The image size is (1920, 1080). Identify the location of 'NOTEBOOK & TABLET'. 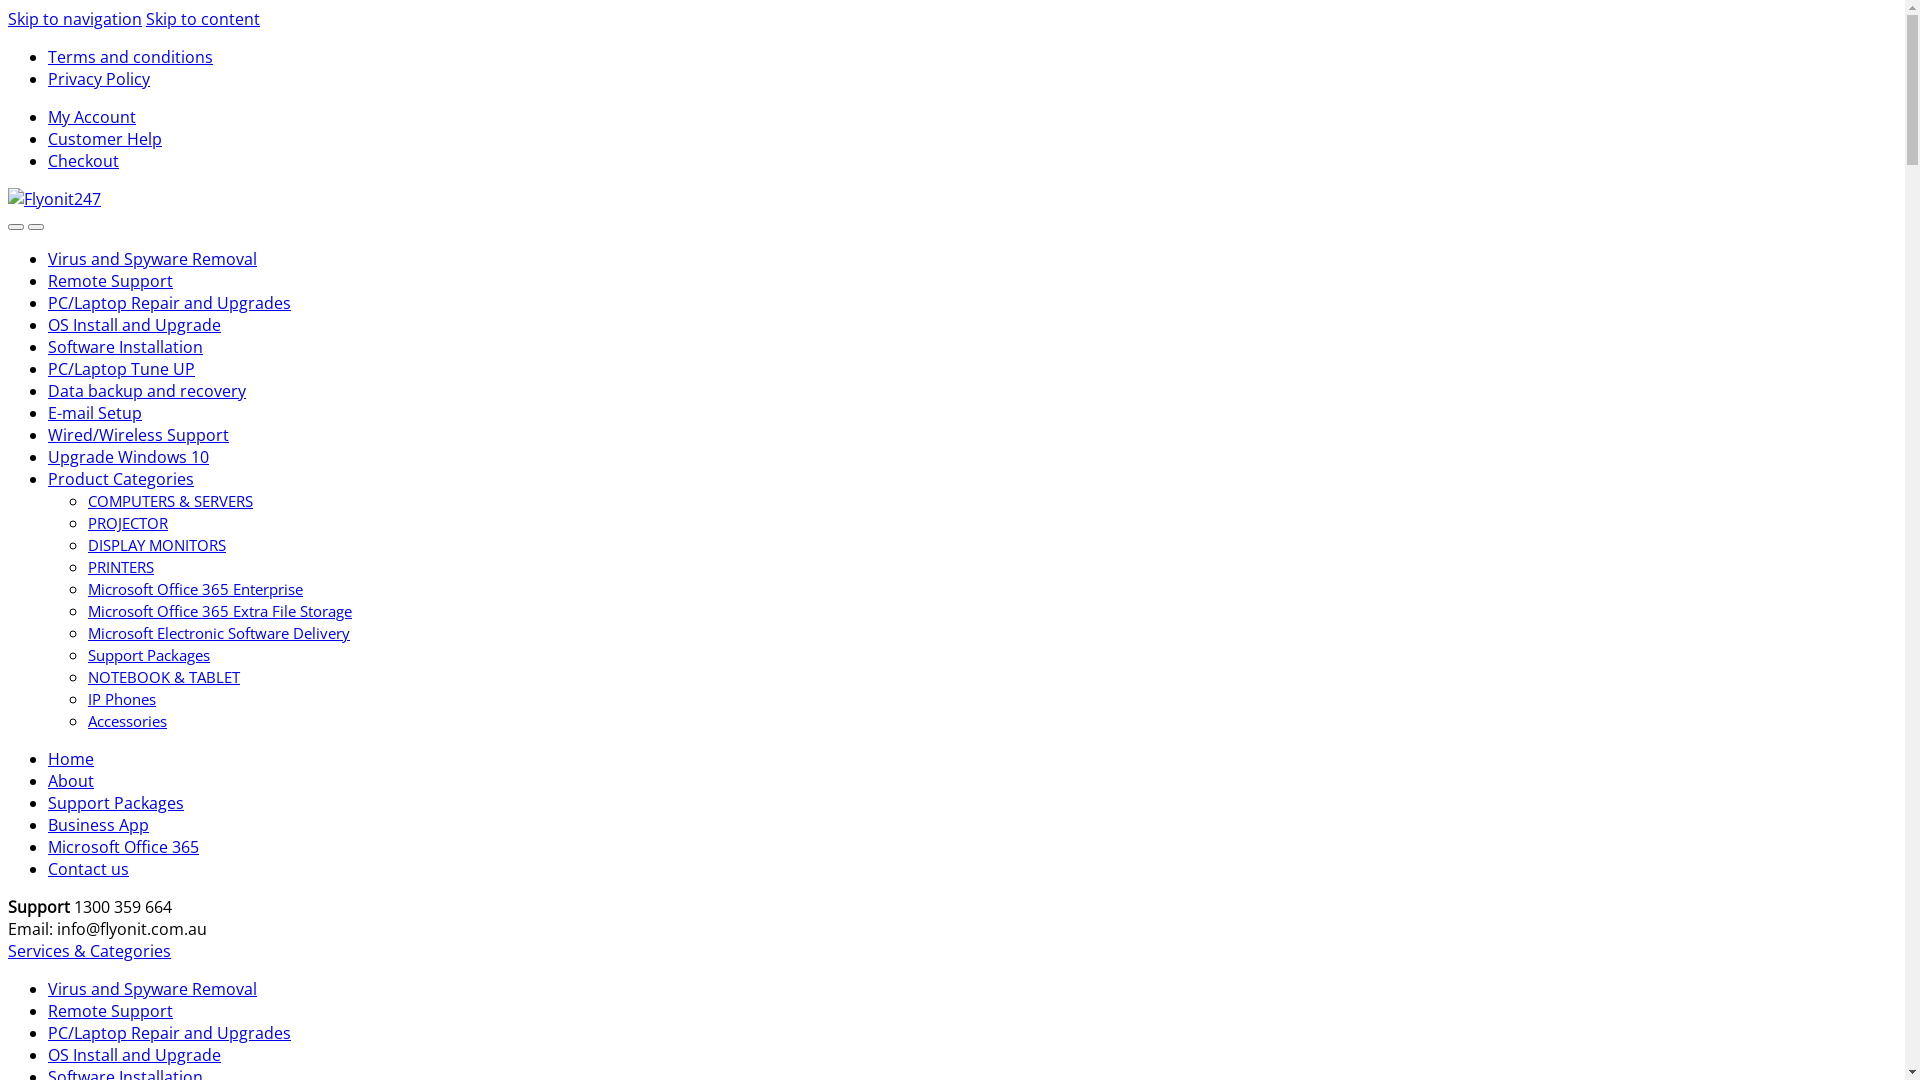
(163, 676).